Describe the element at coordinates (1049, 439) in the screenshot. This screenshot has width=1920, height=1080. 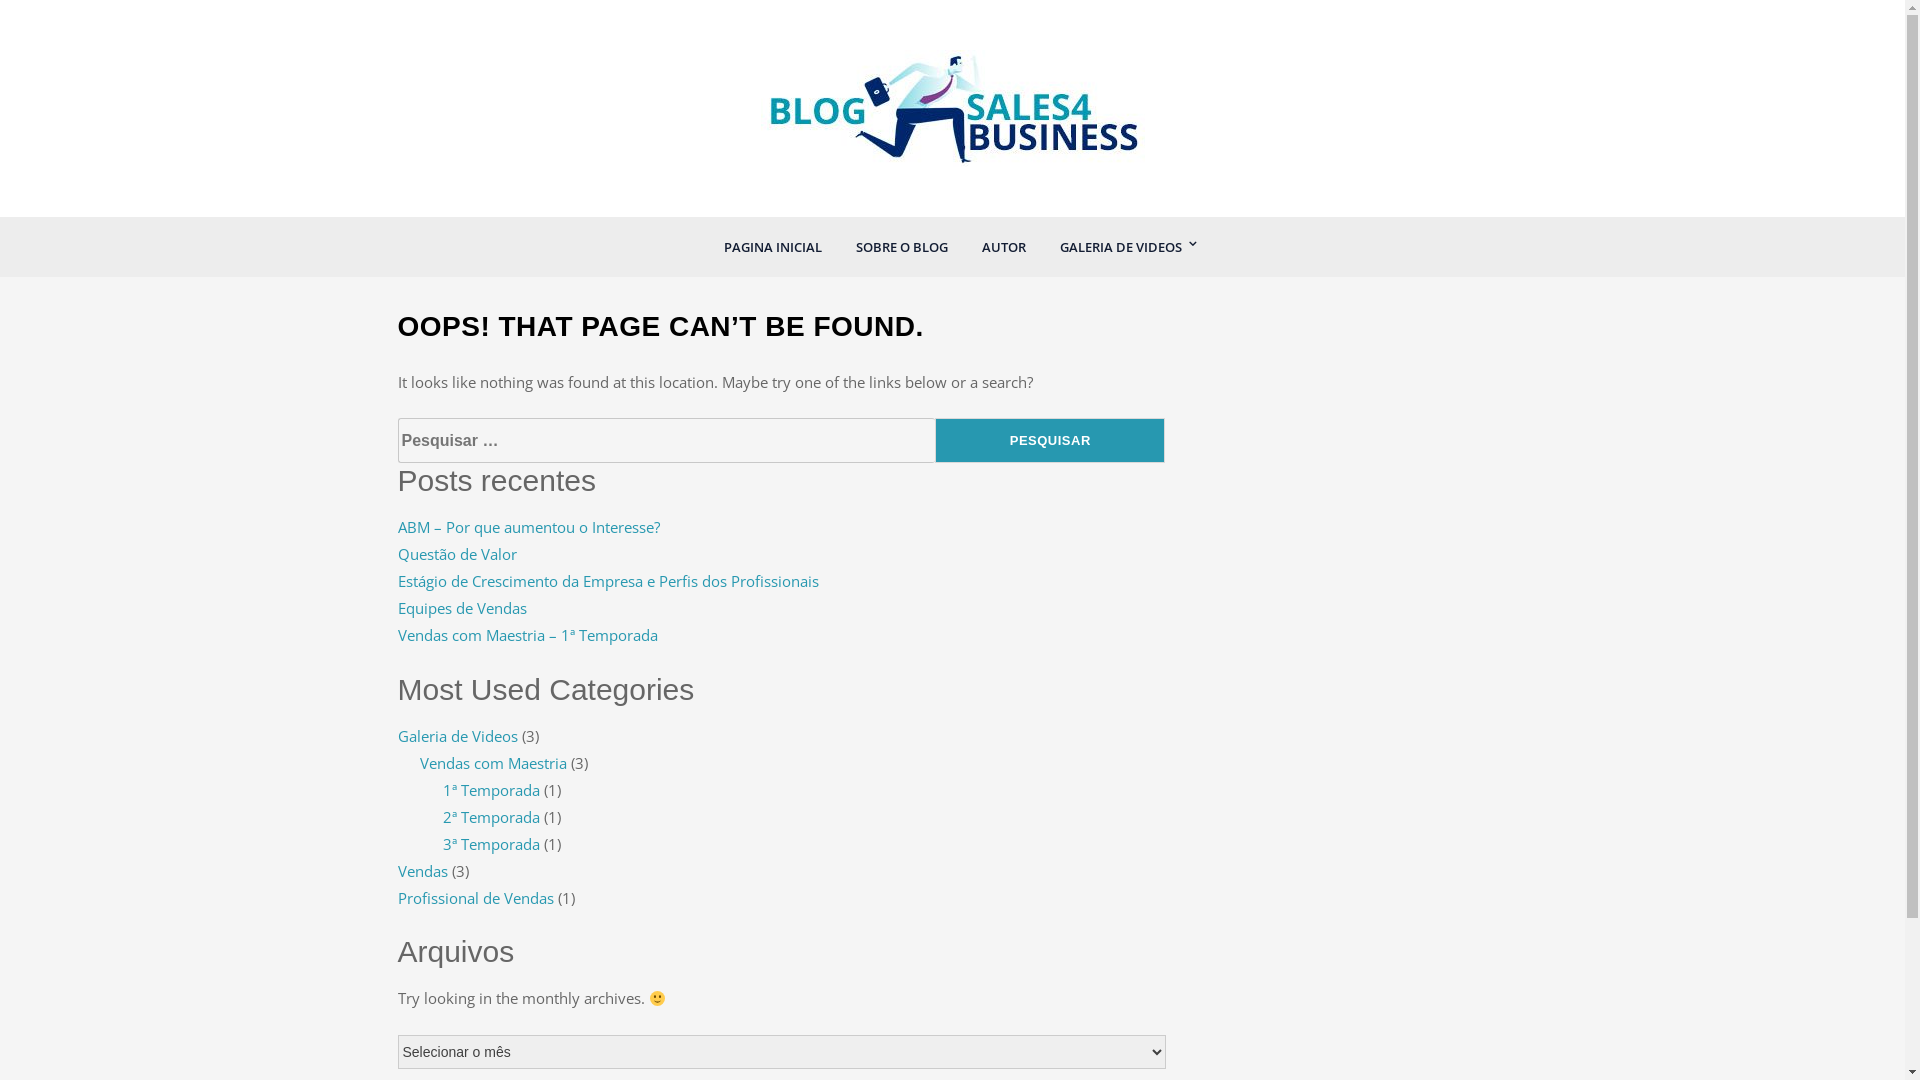
I see `'Pesquisar'` at that location.